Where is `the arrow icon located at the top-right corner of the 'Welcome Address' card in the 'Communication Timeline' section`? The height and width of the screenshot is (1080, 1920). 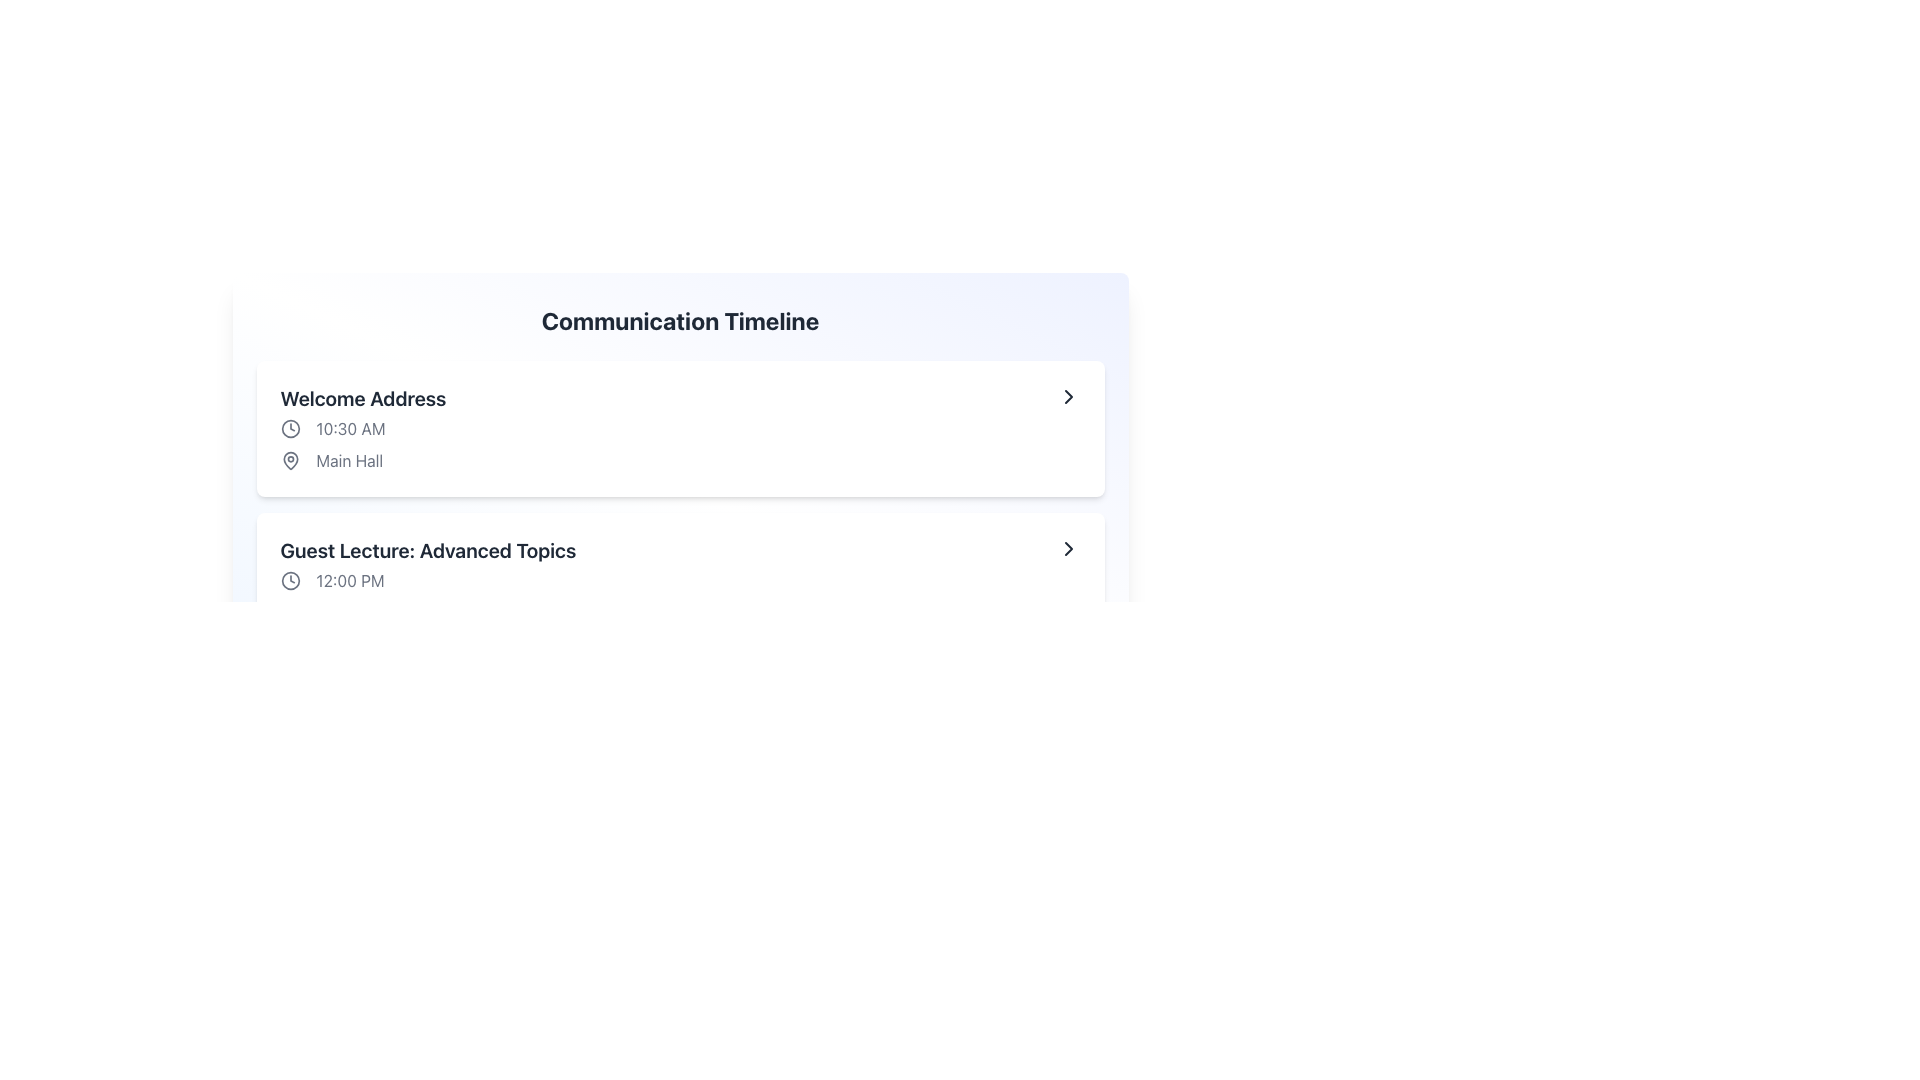 the arrow icon located at the top-right corner of the 'Welcome Address' card in the 'Communication Timeline' section is located at coordinates (1067, 397).